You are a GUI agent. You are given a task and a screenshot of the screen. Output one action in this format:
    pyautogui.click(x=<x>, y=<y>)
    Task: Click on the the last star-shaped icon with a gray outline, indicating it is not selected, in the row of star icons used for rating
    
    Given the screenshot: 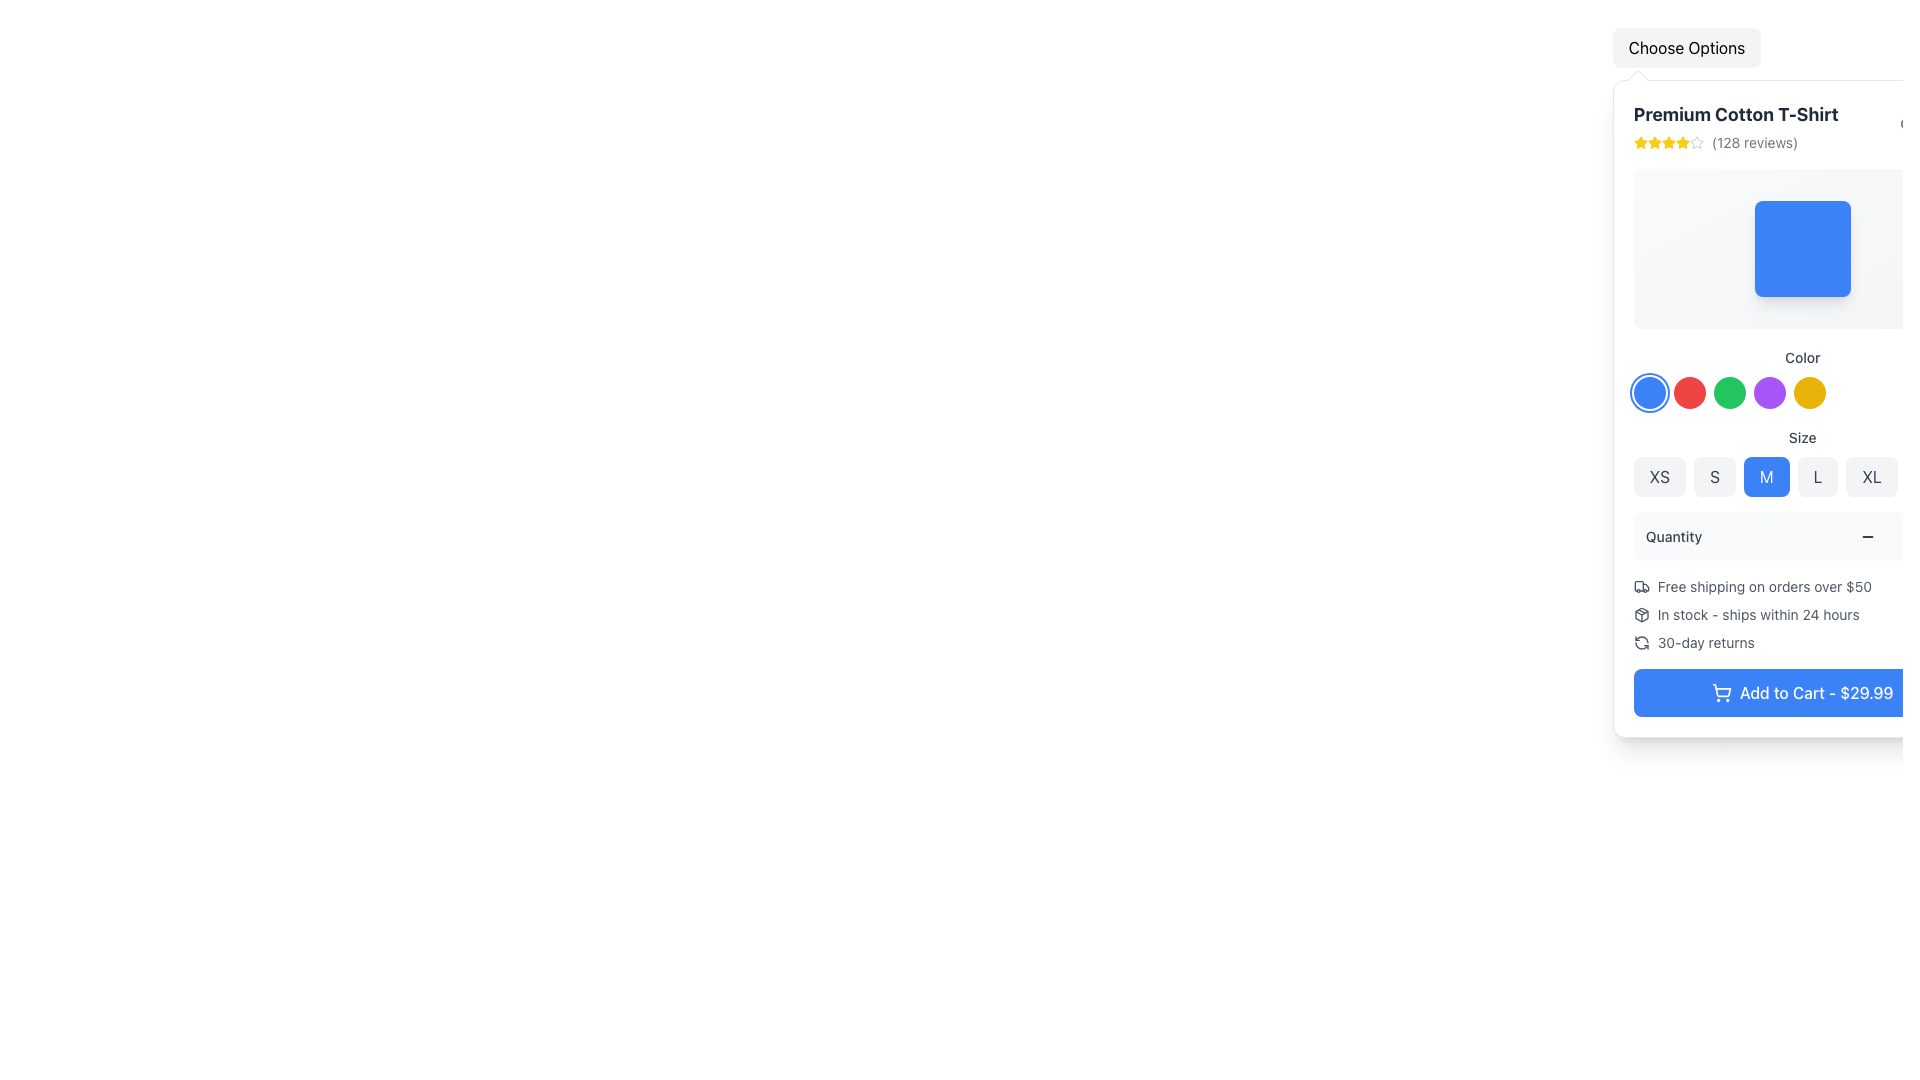 What is the action you would take?
    pyautogui.click(x=1695, y=141)
    